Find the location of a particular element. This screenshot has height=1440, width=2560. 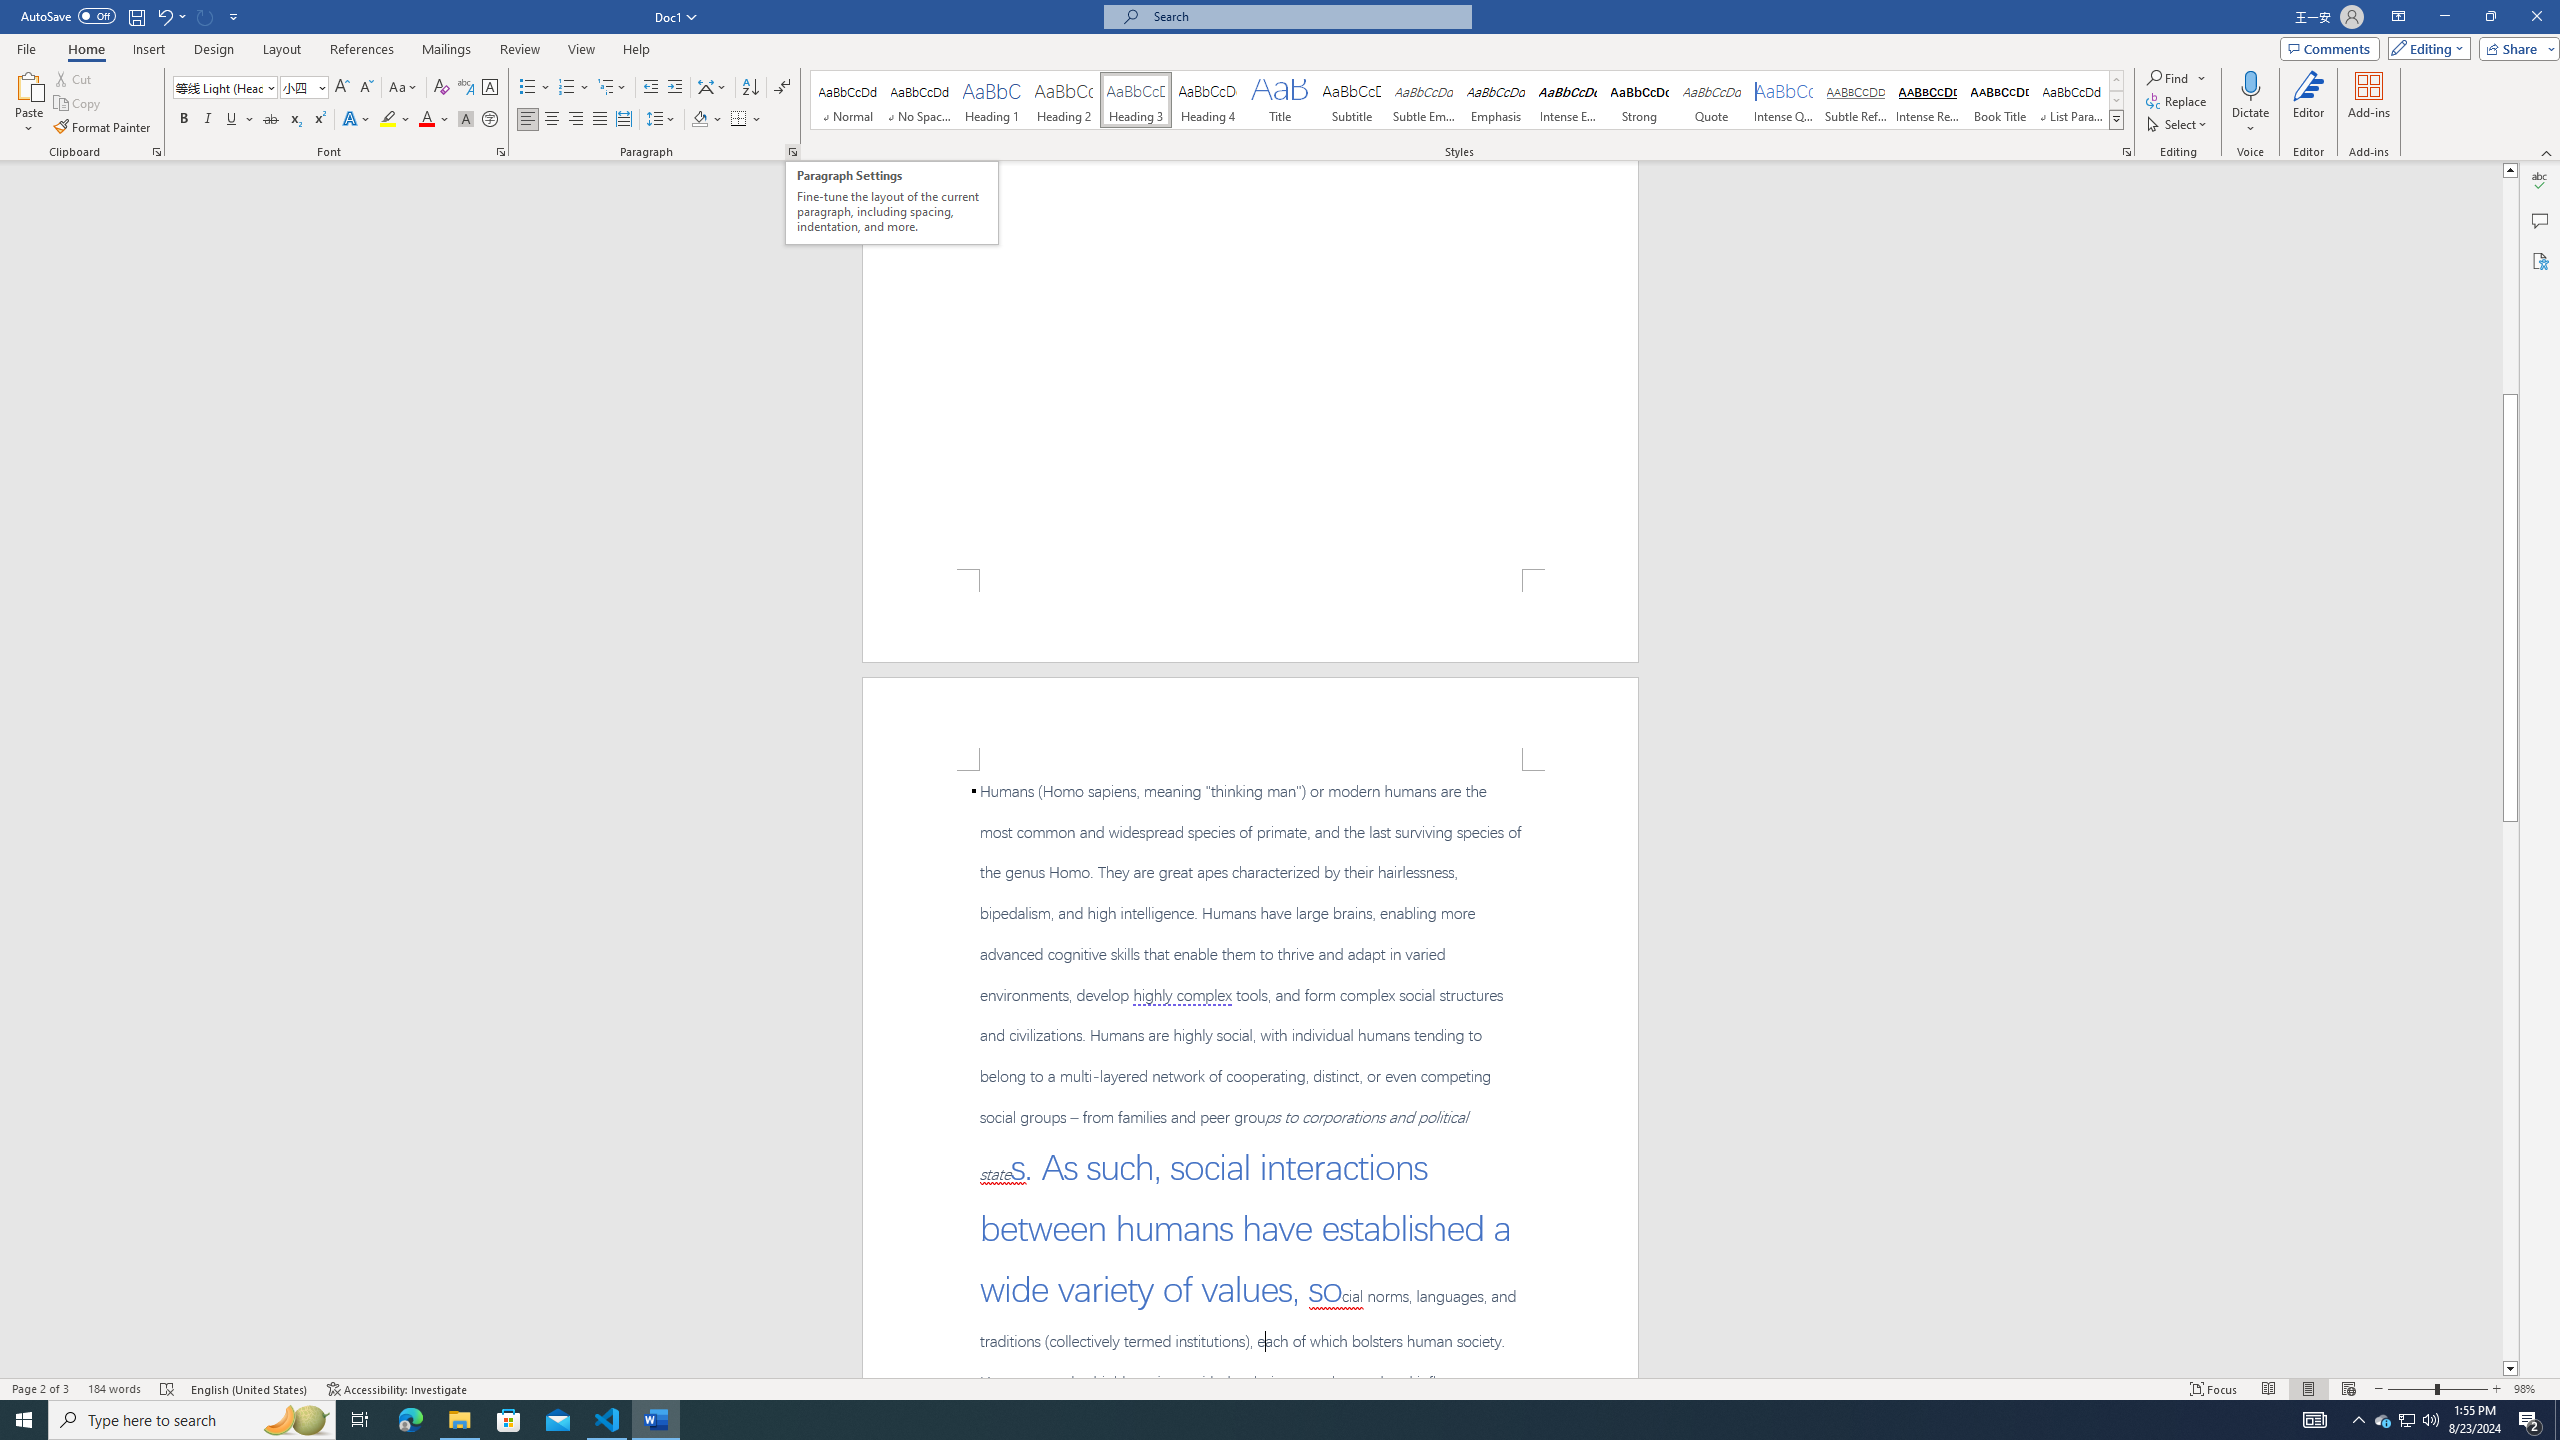

'Font Color' is located at coordinates (432, 118).